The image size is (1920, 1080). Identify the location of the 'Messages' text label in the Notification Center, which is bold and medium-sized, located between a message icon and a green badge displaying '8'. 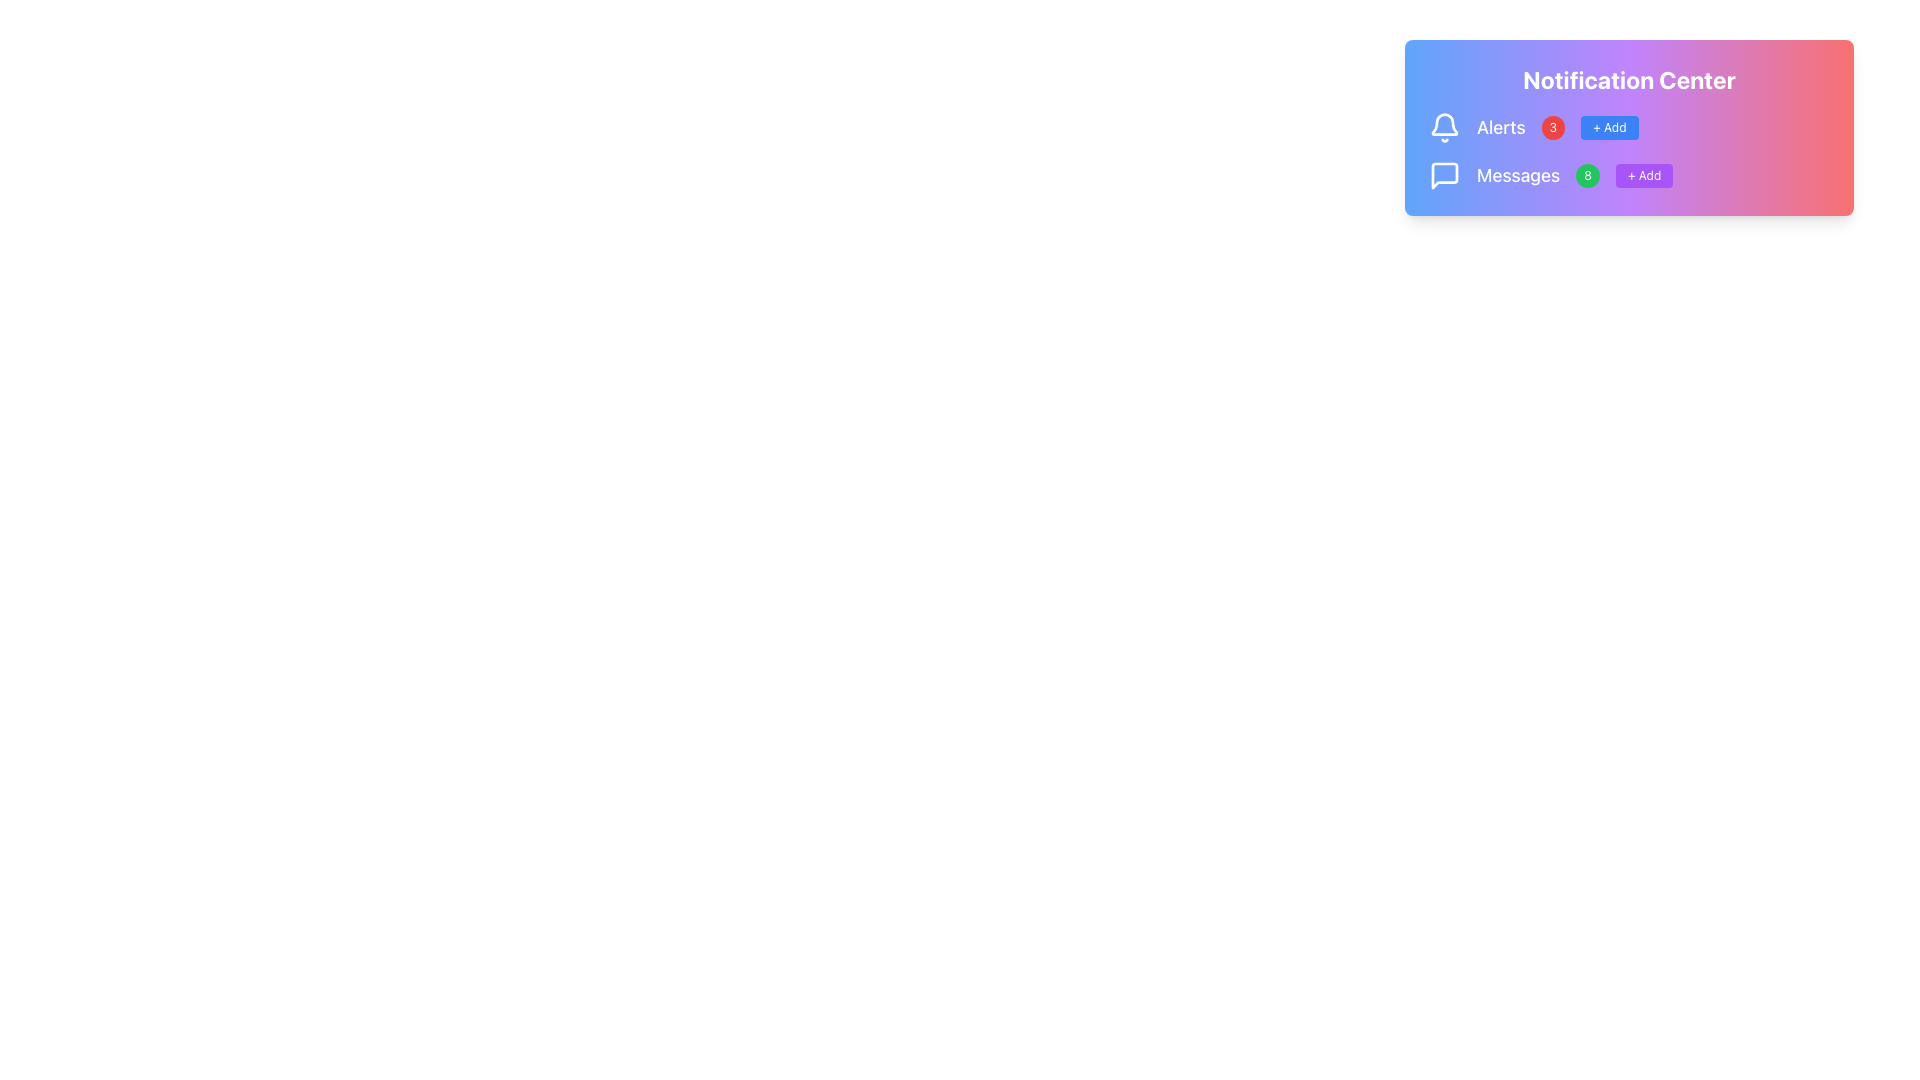
(1518, 175).